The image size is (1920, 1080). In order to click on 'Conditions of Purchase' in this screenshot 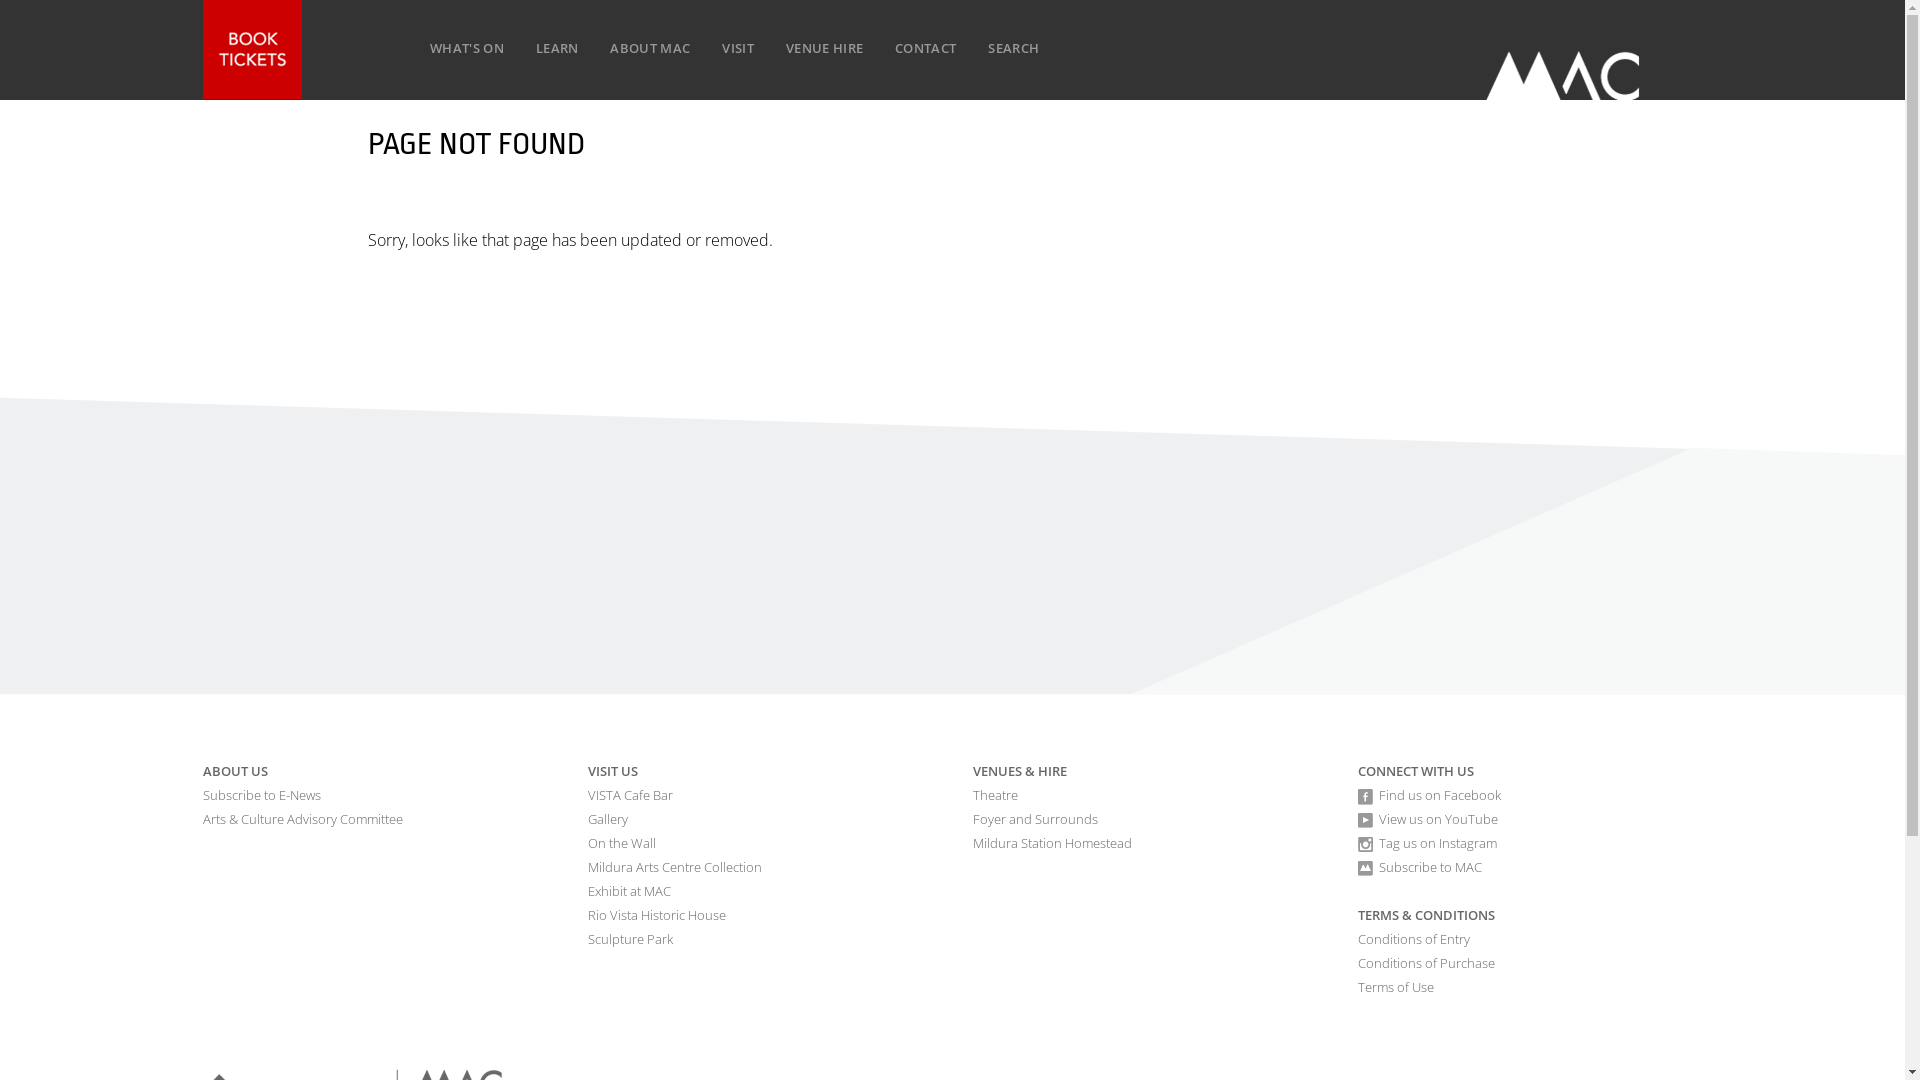, I will do `click(1425, 962)`.